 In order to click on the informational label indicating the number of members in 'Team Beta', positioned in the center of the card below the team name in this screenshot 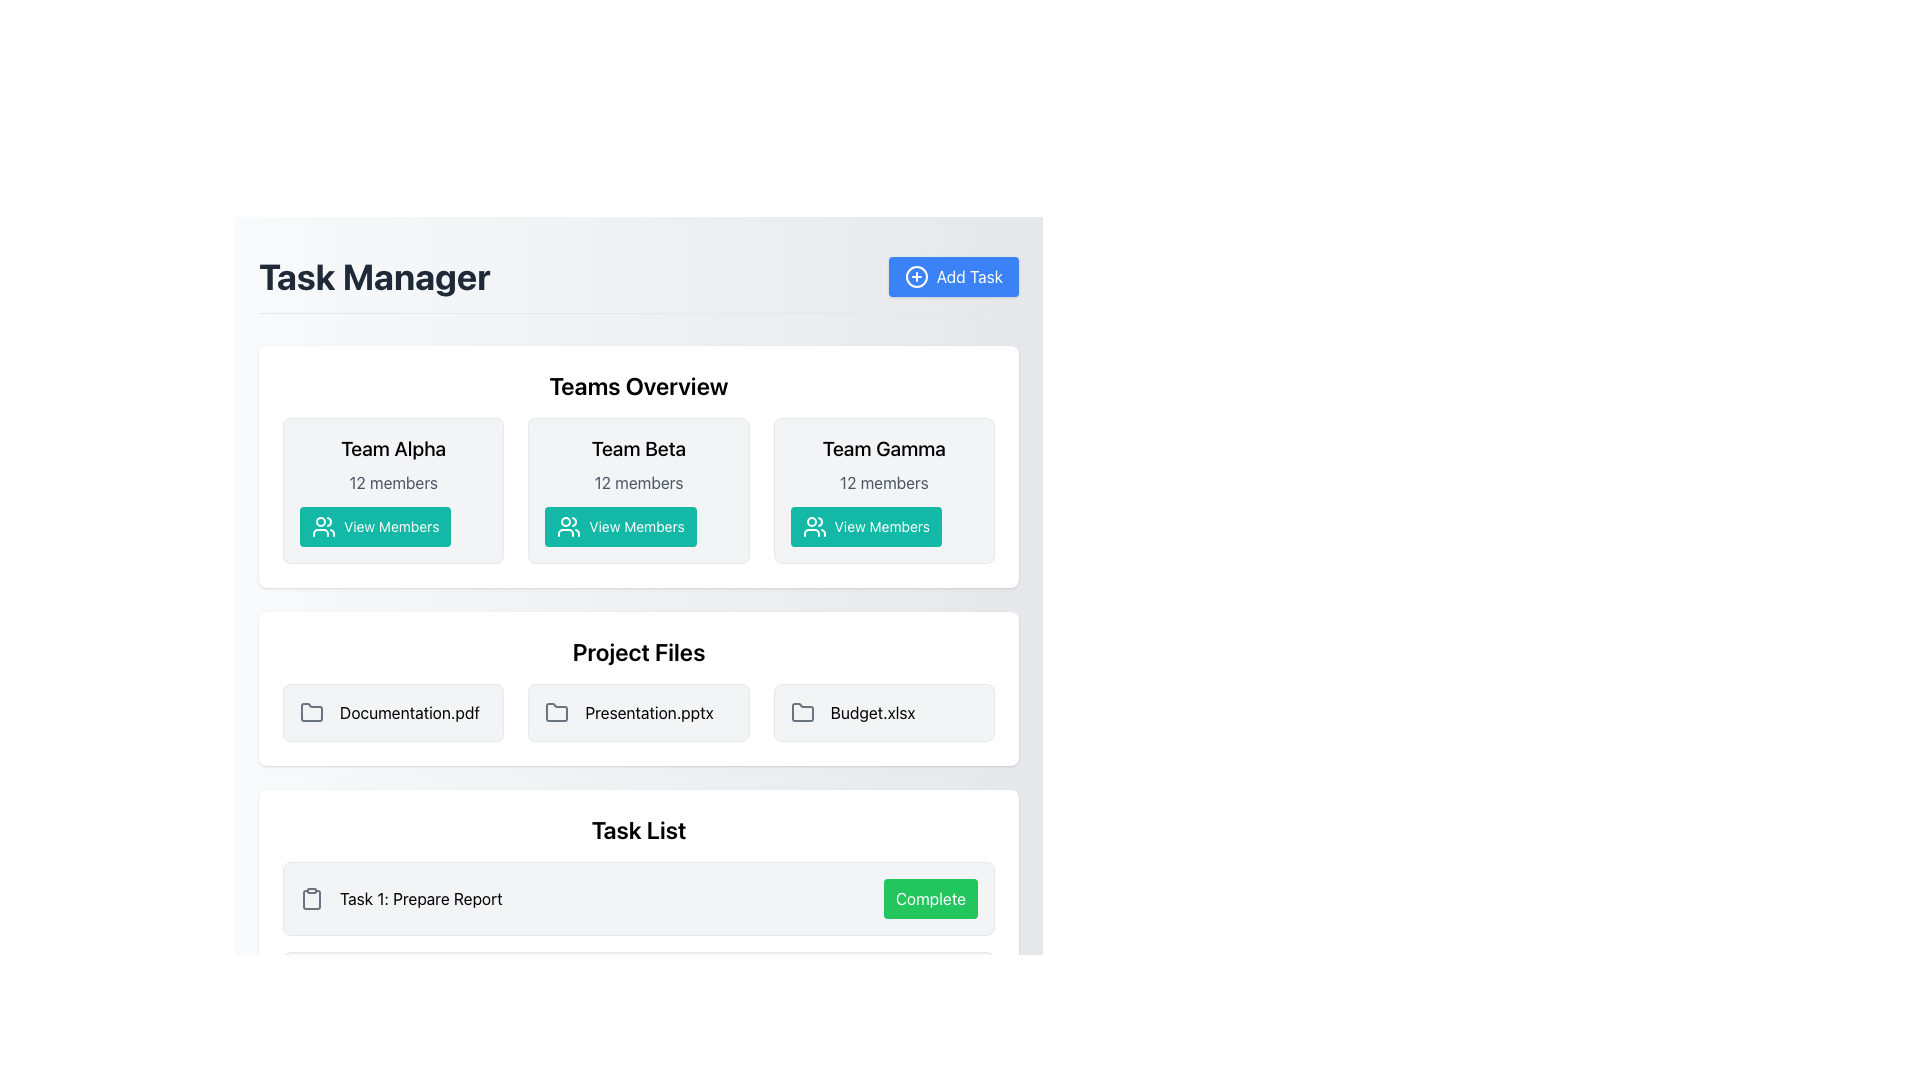, I will do `click(637, 482)`.